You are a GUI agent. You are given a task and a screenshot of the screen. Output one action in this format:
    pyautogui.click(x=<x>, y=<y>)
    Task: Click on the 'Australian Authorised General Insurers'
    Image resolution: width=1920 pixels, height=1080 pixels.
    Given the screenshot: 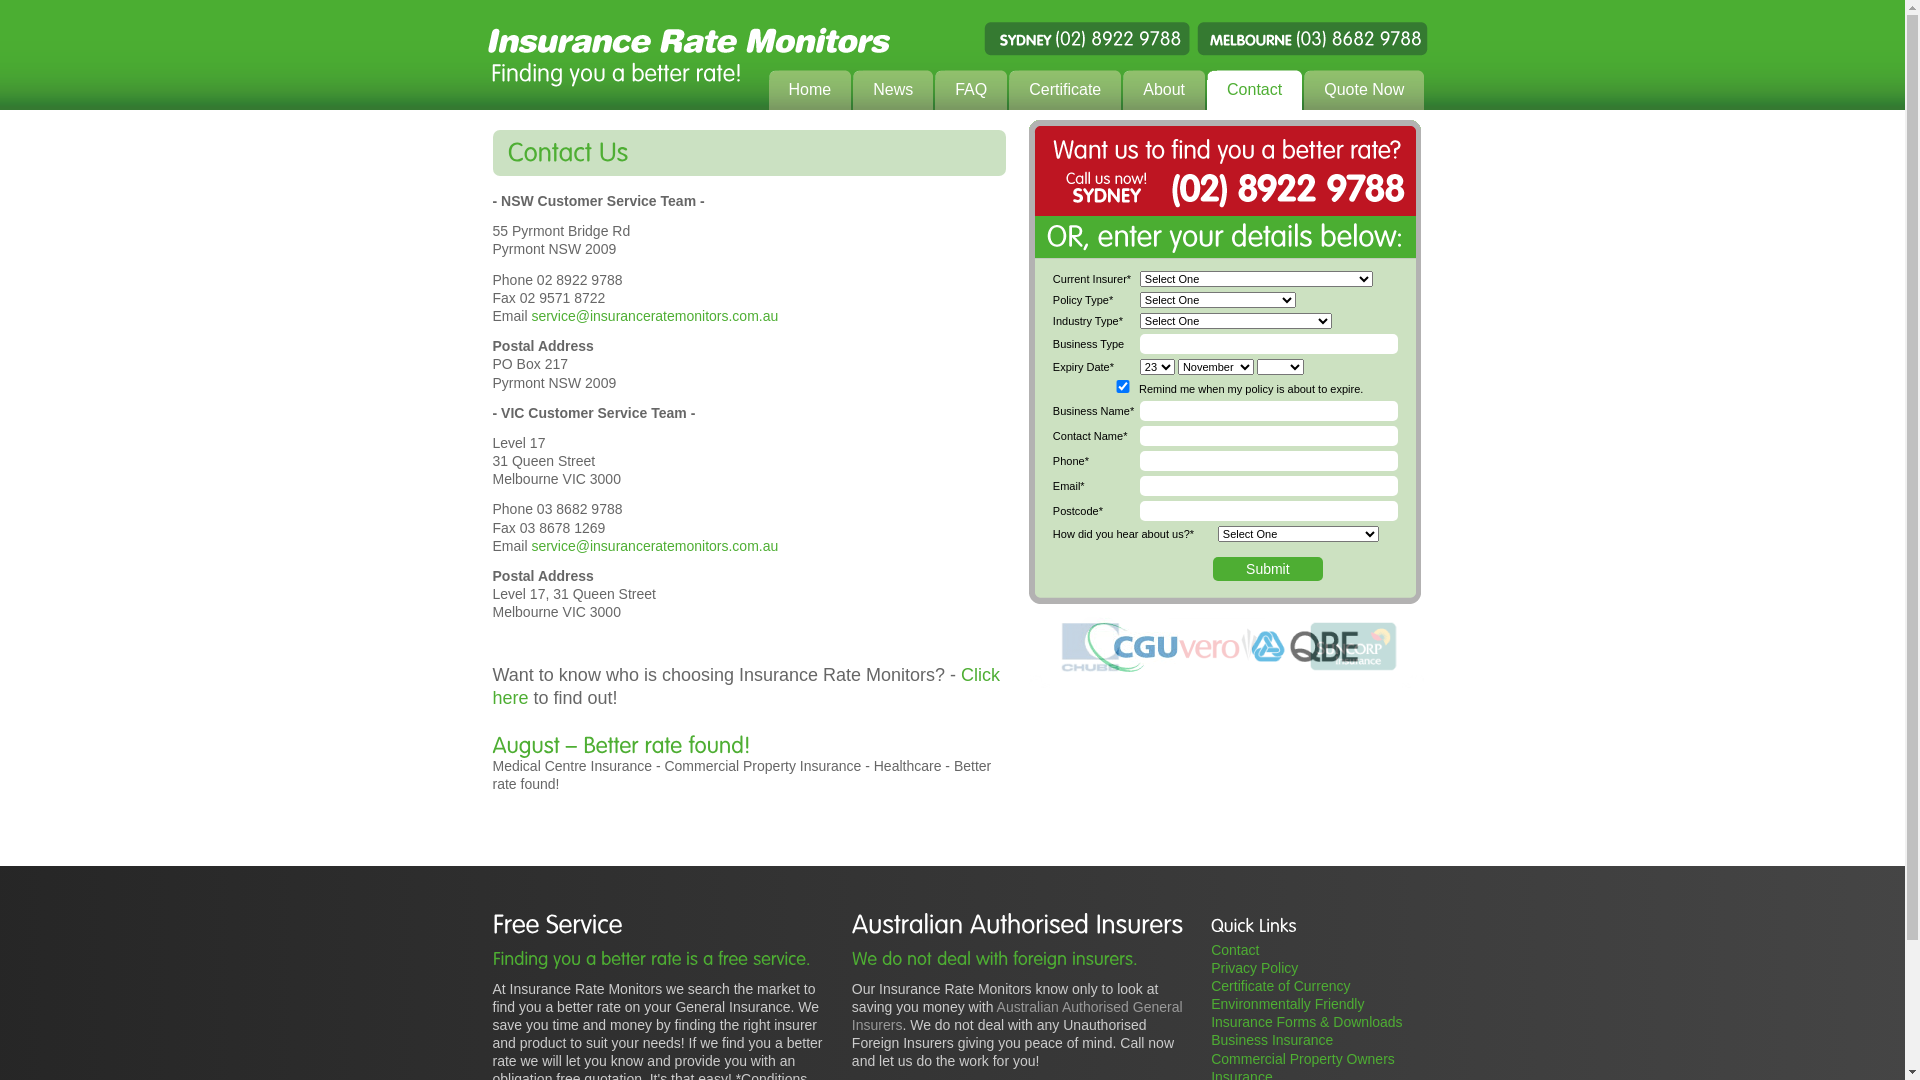 What is the action you would take?
    pyautogui.click(x=1017, y=1015)
    